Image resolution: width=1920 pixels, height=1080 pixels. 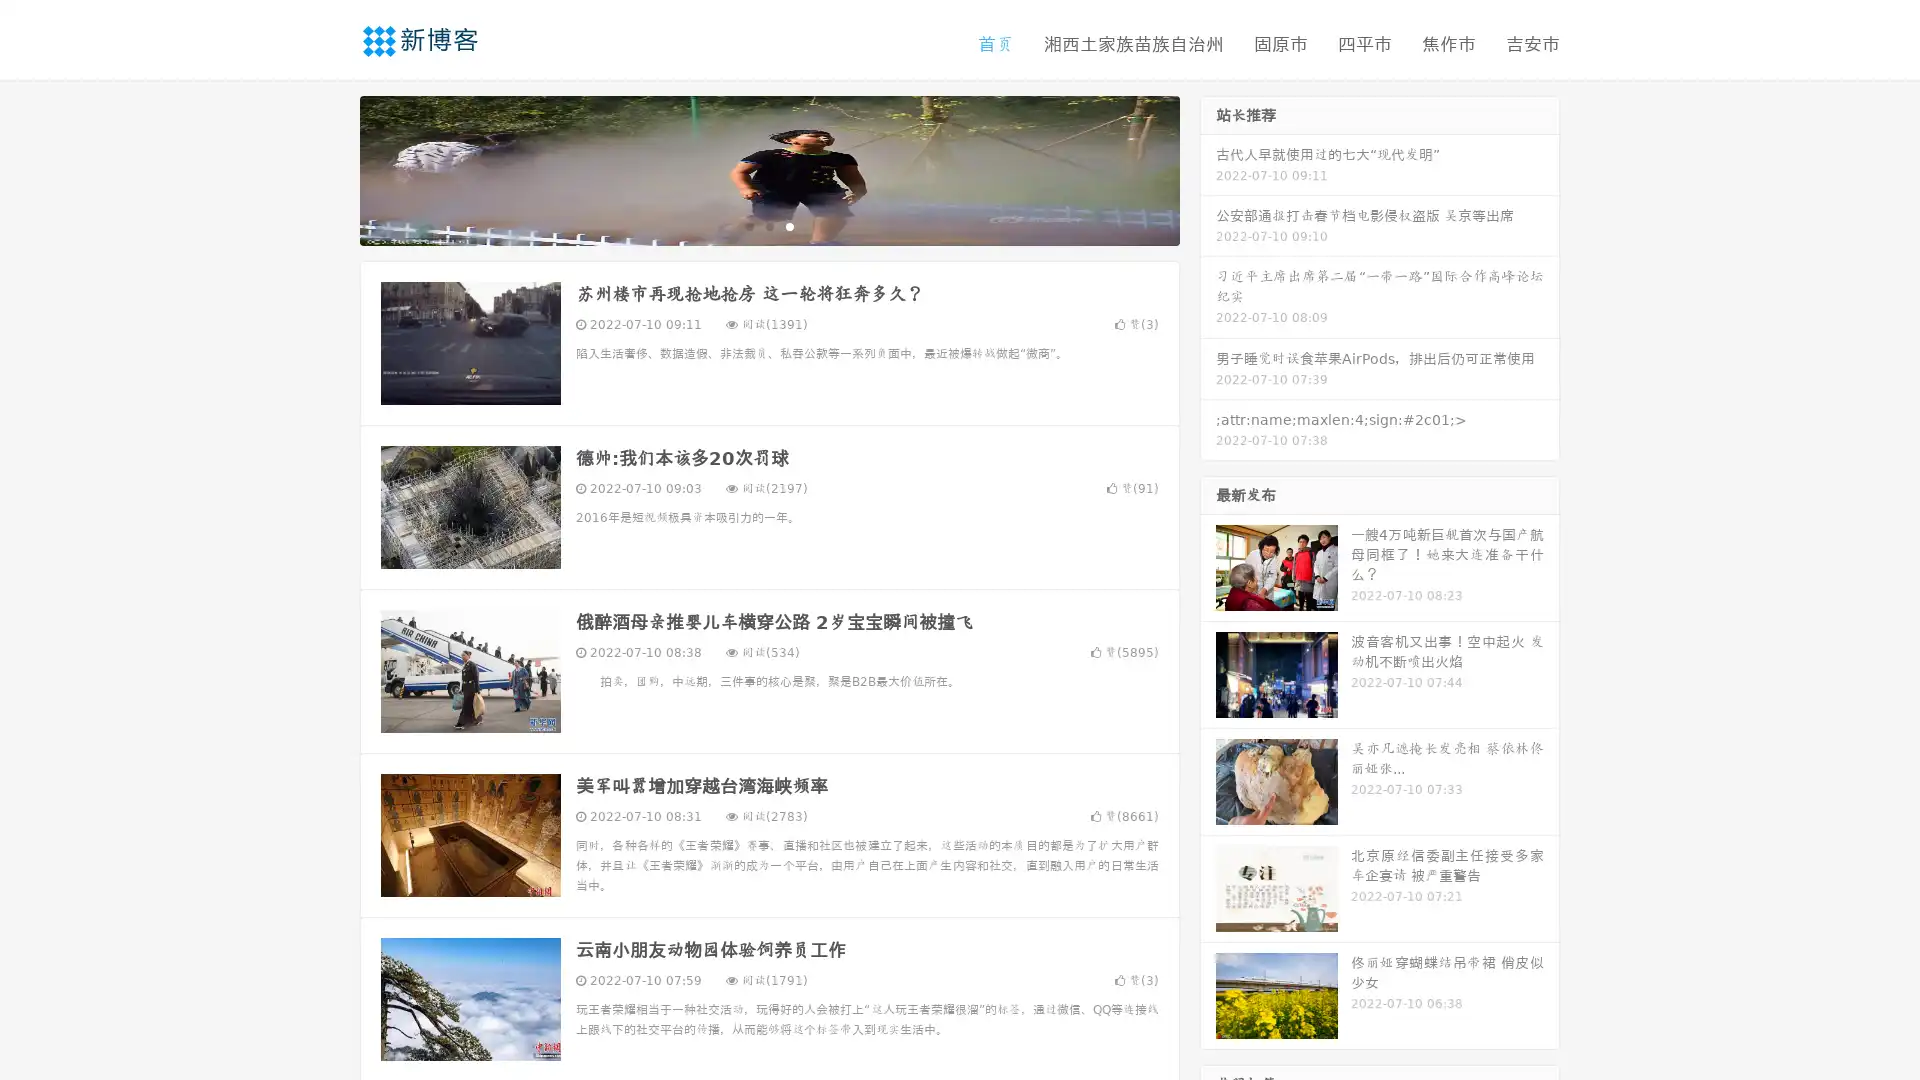 I want to click on Previous slide, so click(x=330, y=168).